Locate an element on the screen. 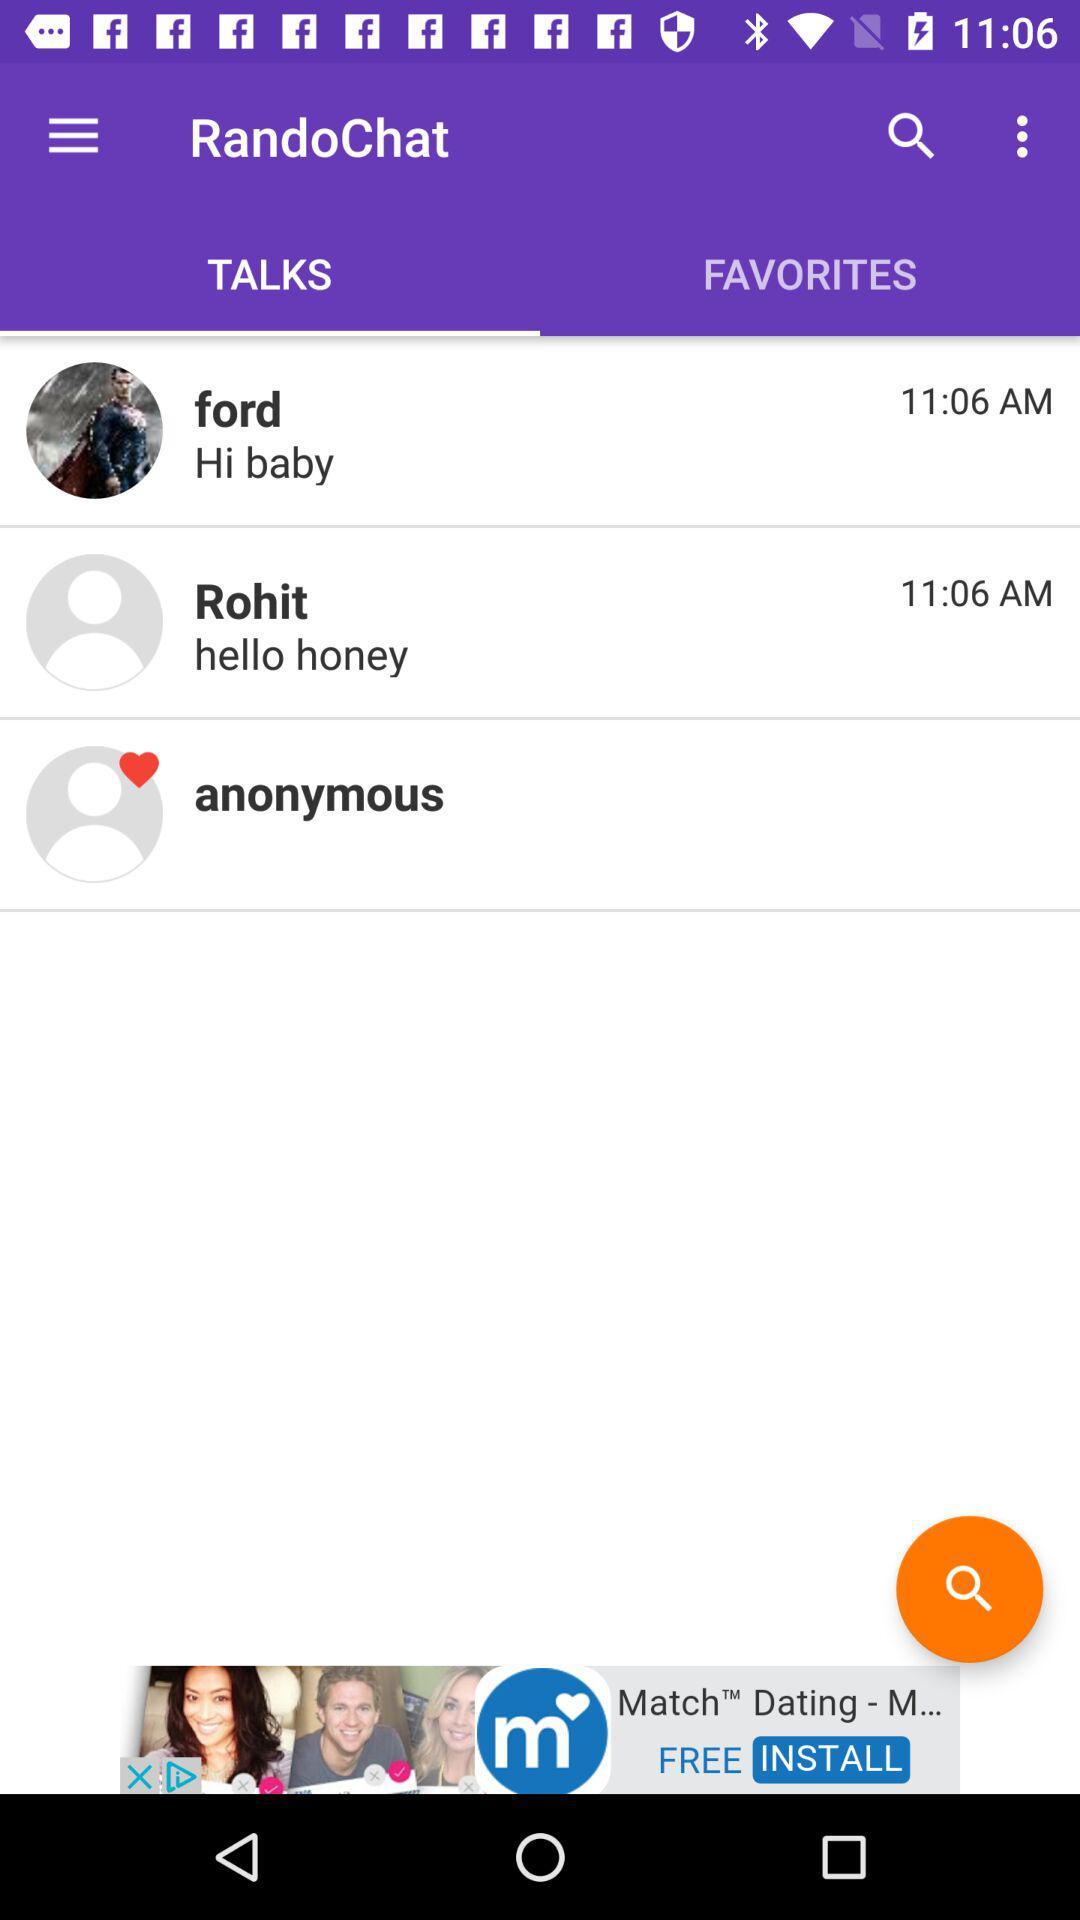 The height and width of the screenshot is (1920, 1080). the search icon is located at coordinates (968, 1588).